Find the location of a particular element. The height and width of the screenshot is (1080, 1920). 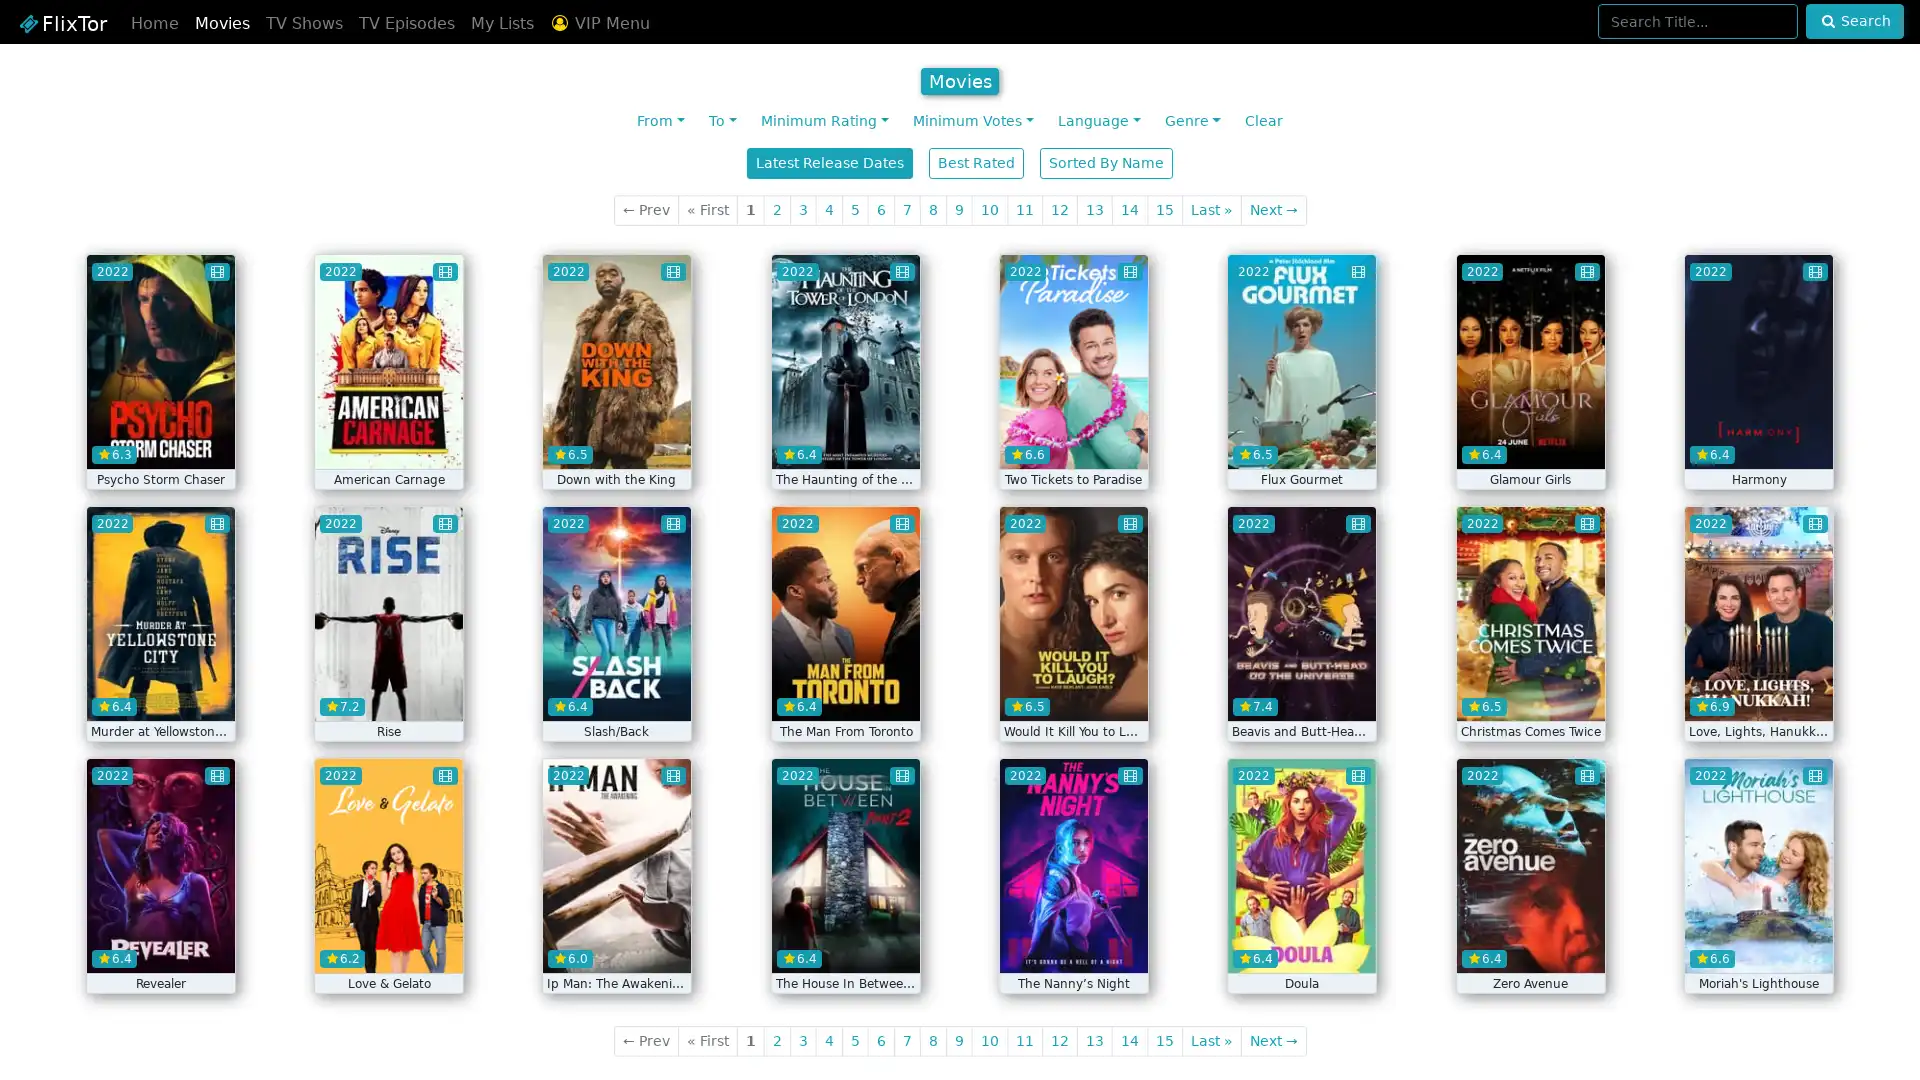

Watch Now is located at coordinates (616, 944).